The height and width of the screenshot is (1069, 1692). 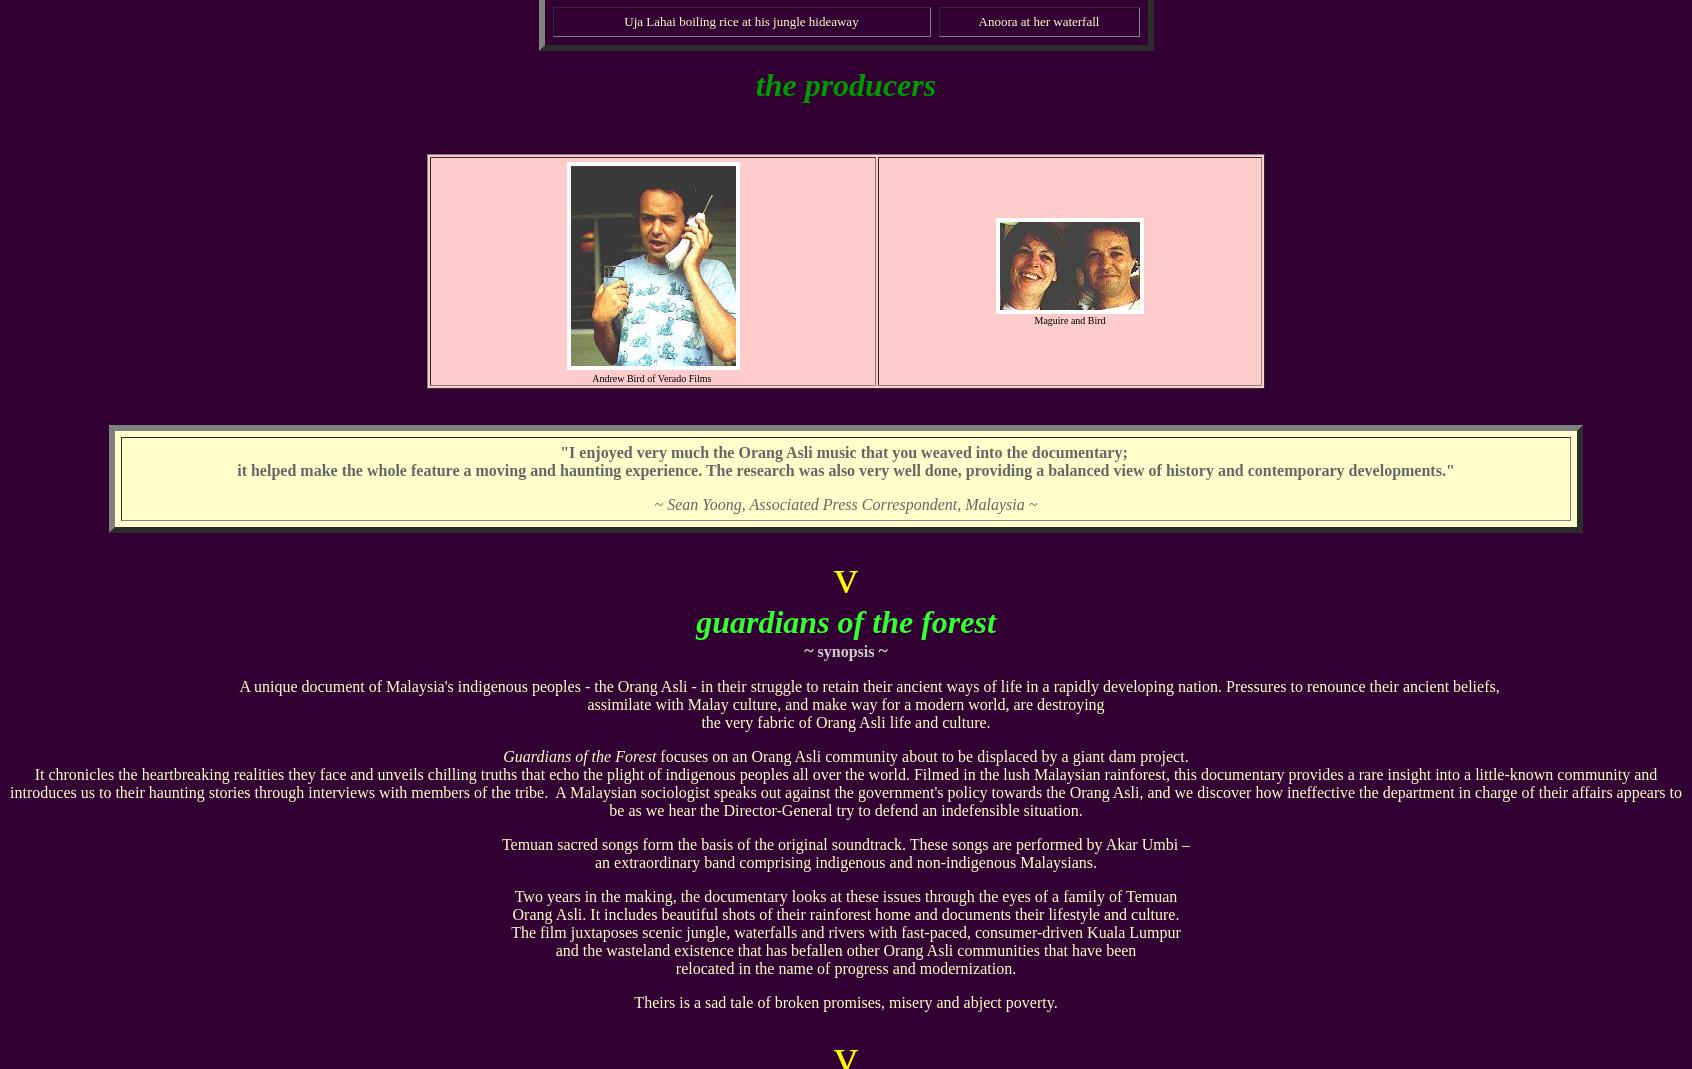 I want to click on 'v', so click(x=846, y=576).